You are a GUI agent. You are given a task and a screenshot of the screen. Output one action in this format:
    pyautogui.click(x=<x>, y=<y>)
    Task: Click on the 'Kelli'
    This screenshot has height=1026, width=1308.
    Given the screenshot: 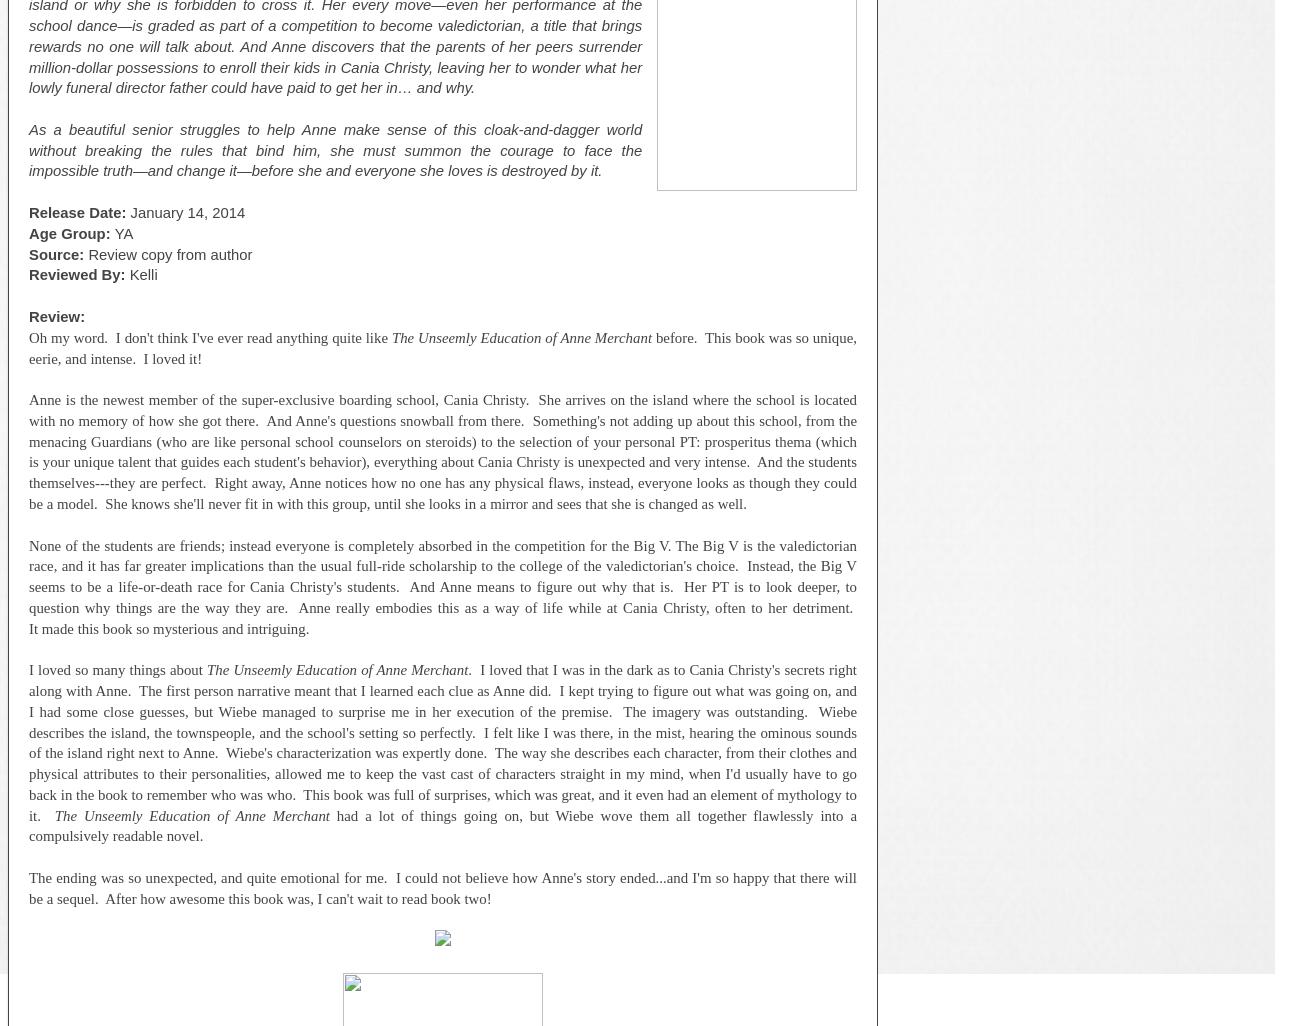 What is the action you would take?
    pyautogui.click(x=141, y=273)
    